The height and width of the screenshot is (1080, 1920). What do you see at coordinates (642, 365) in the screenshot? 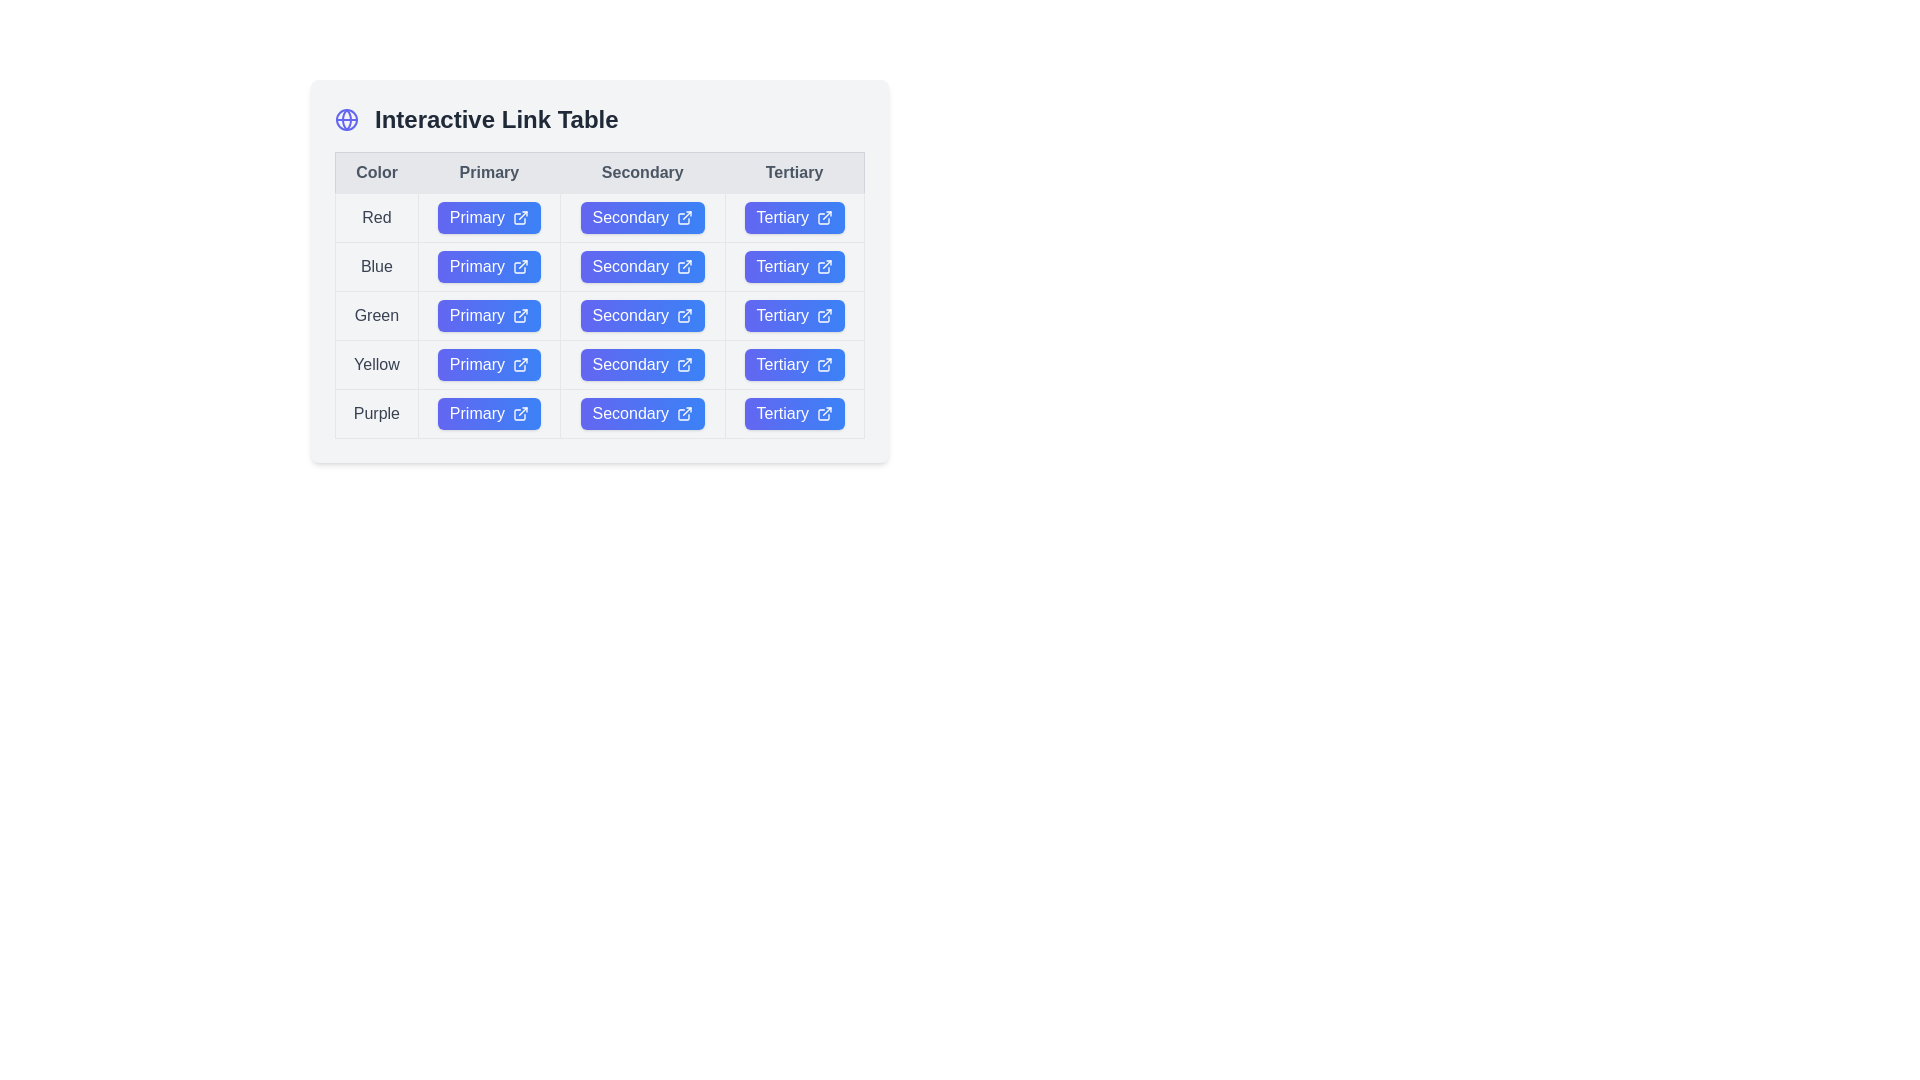
I see `the button with an external link icon located in the fourth row and second column of the 'Interactive Link Table'` at bounding box center [642, 365].